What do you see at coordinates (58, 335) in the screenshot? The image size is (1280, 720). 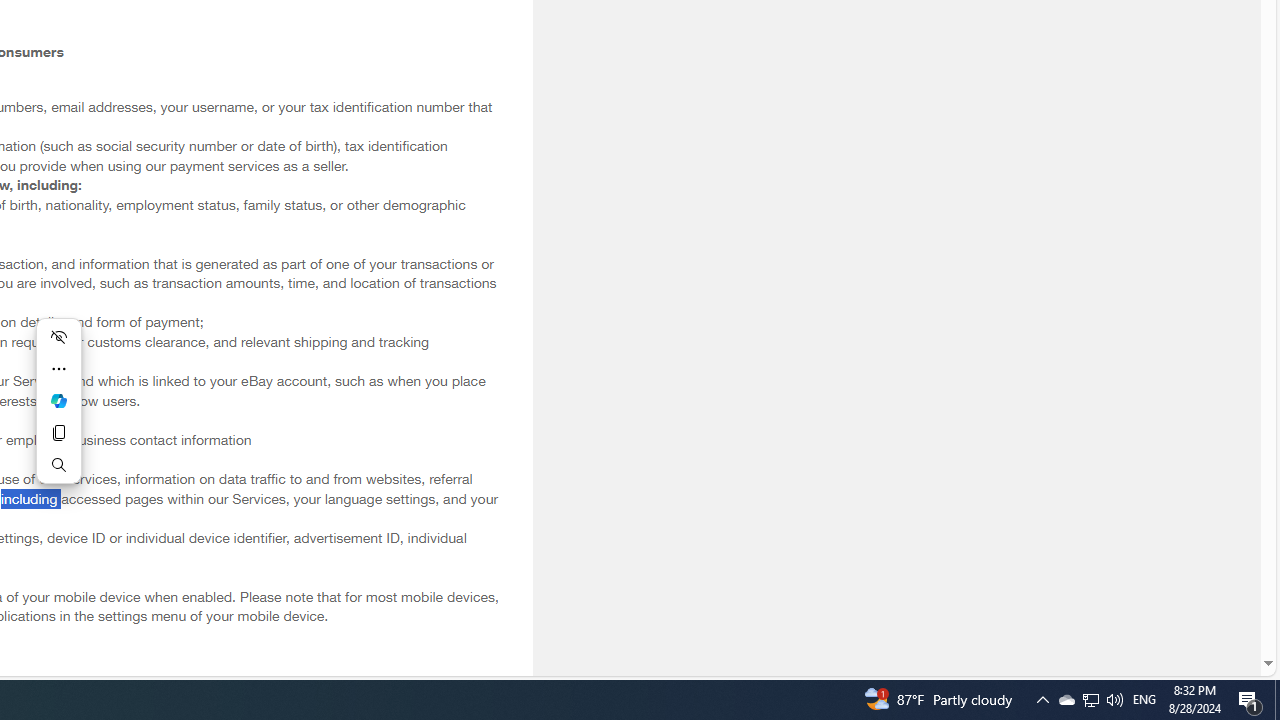 I see `'Hide menu'` at bounding box center [58, 335].